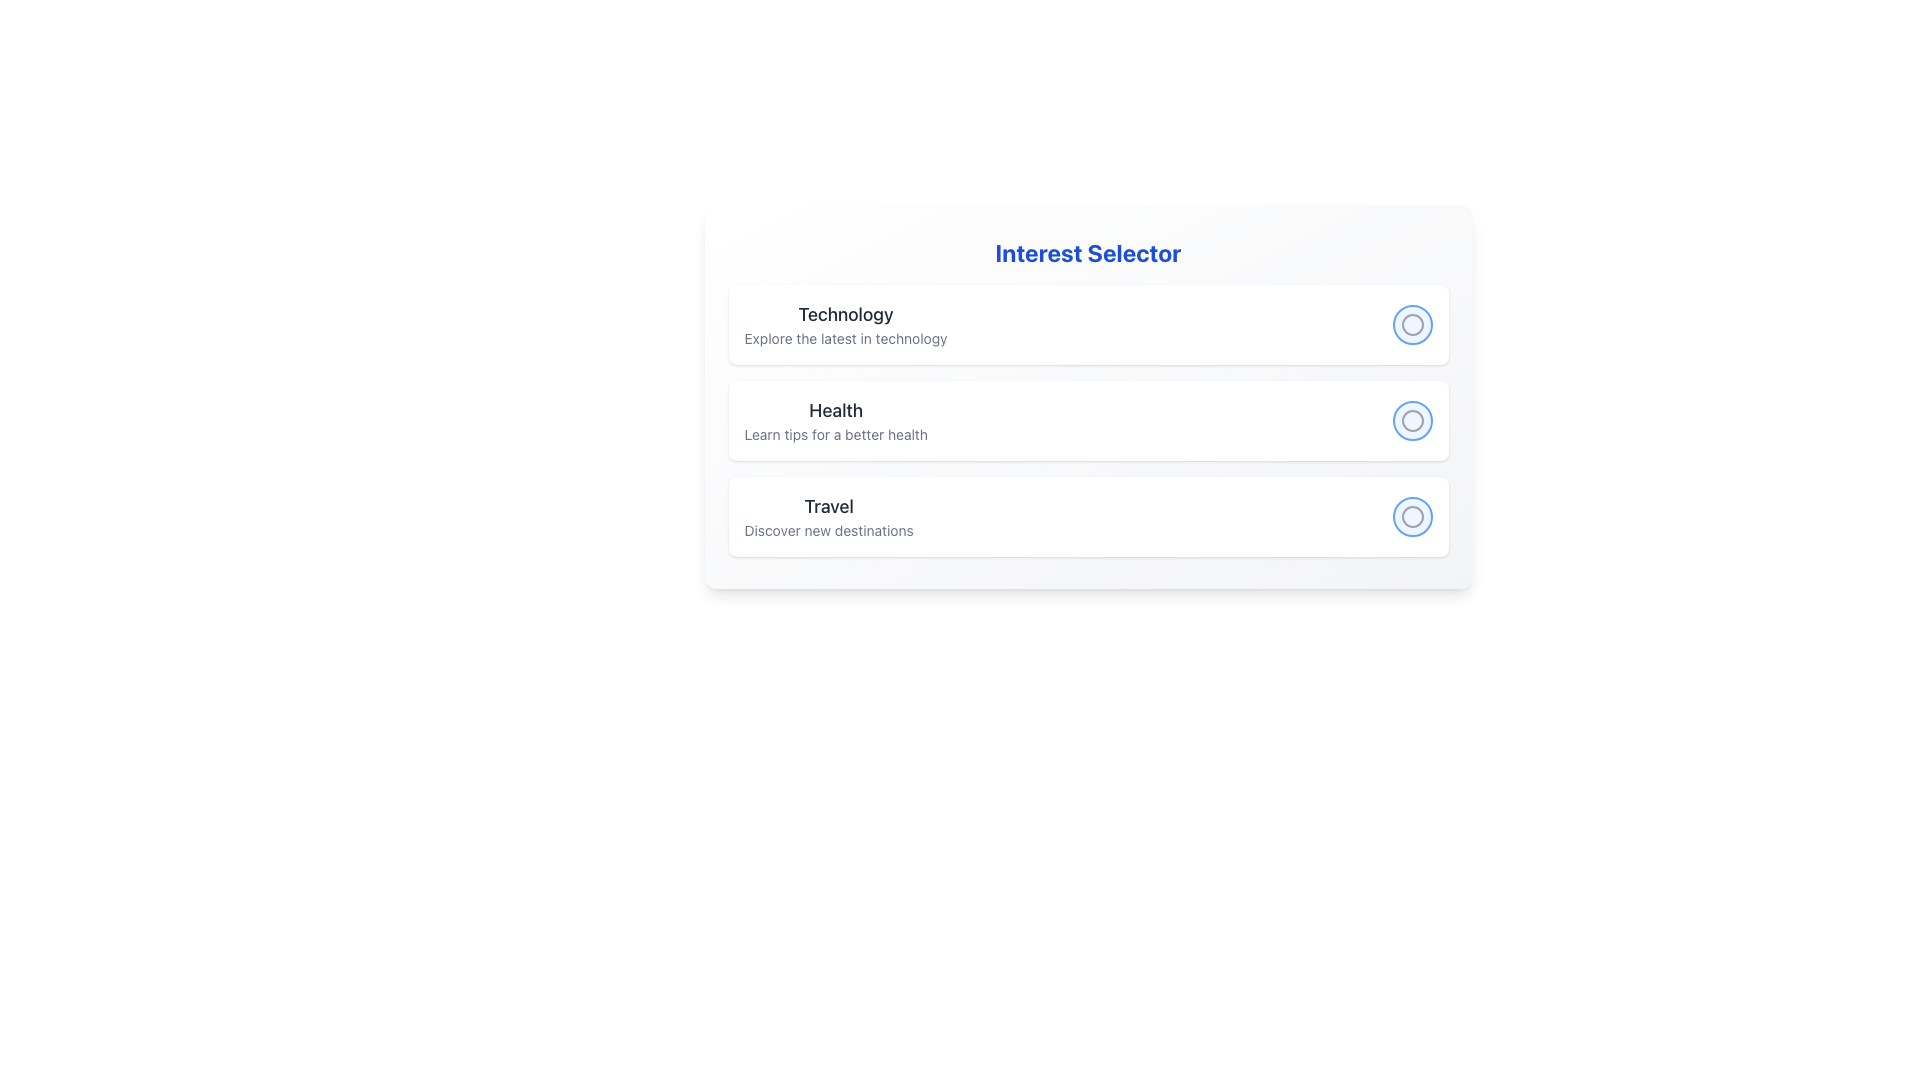 The width and height of the screenshot is (1920, 1080). What do you see at coordinates (829, 515) in the screenshot?
I see `text for the category description of the selectable option titled 'Travel' which displays 'Discover new destinations' in the 'Interest Selector' interface` at bounding box center [829, 515].